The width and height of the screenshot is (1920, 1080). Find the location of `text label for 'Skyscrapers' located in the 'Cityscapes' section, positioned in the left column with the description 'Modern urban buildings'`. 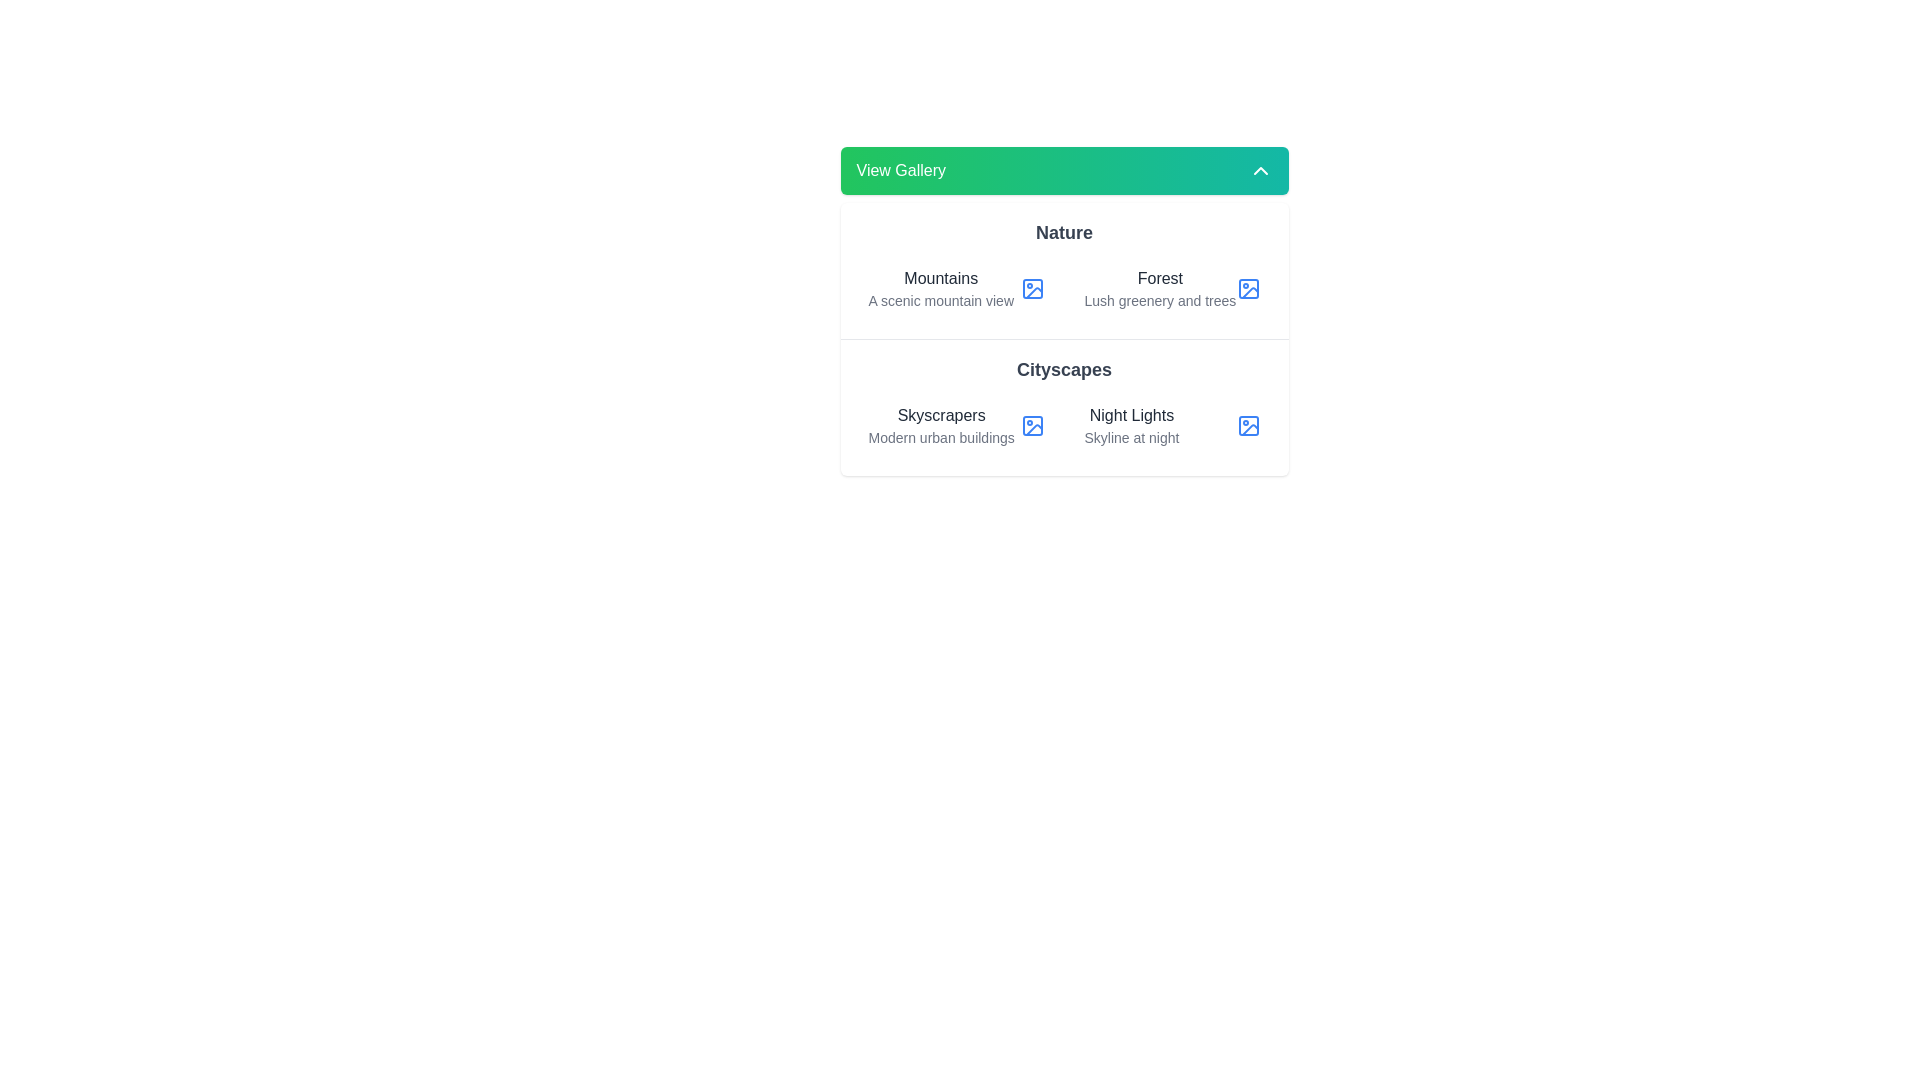

text label for 'Skyscrapers' located in the 'Cityscapes' section, positioned in the left column with the description 'Modern urban buildings' is located at coordinates (940, 424).